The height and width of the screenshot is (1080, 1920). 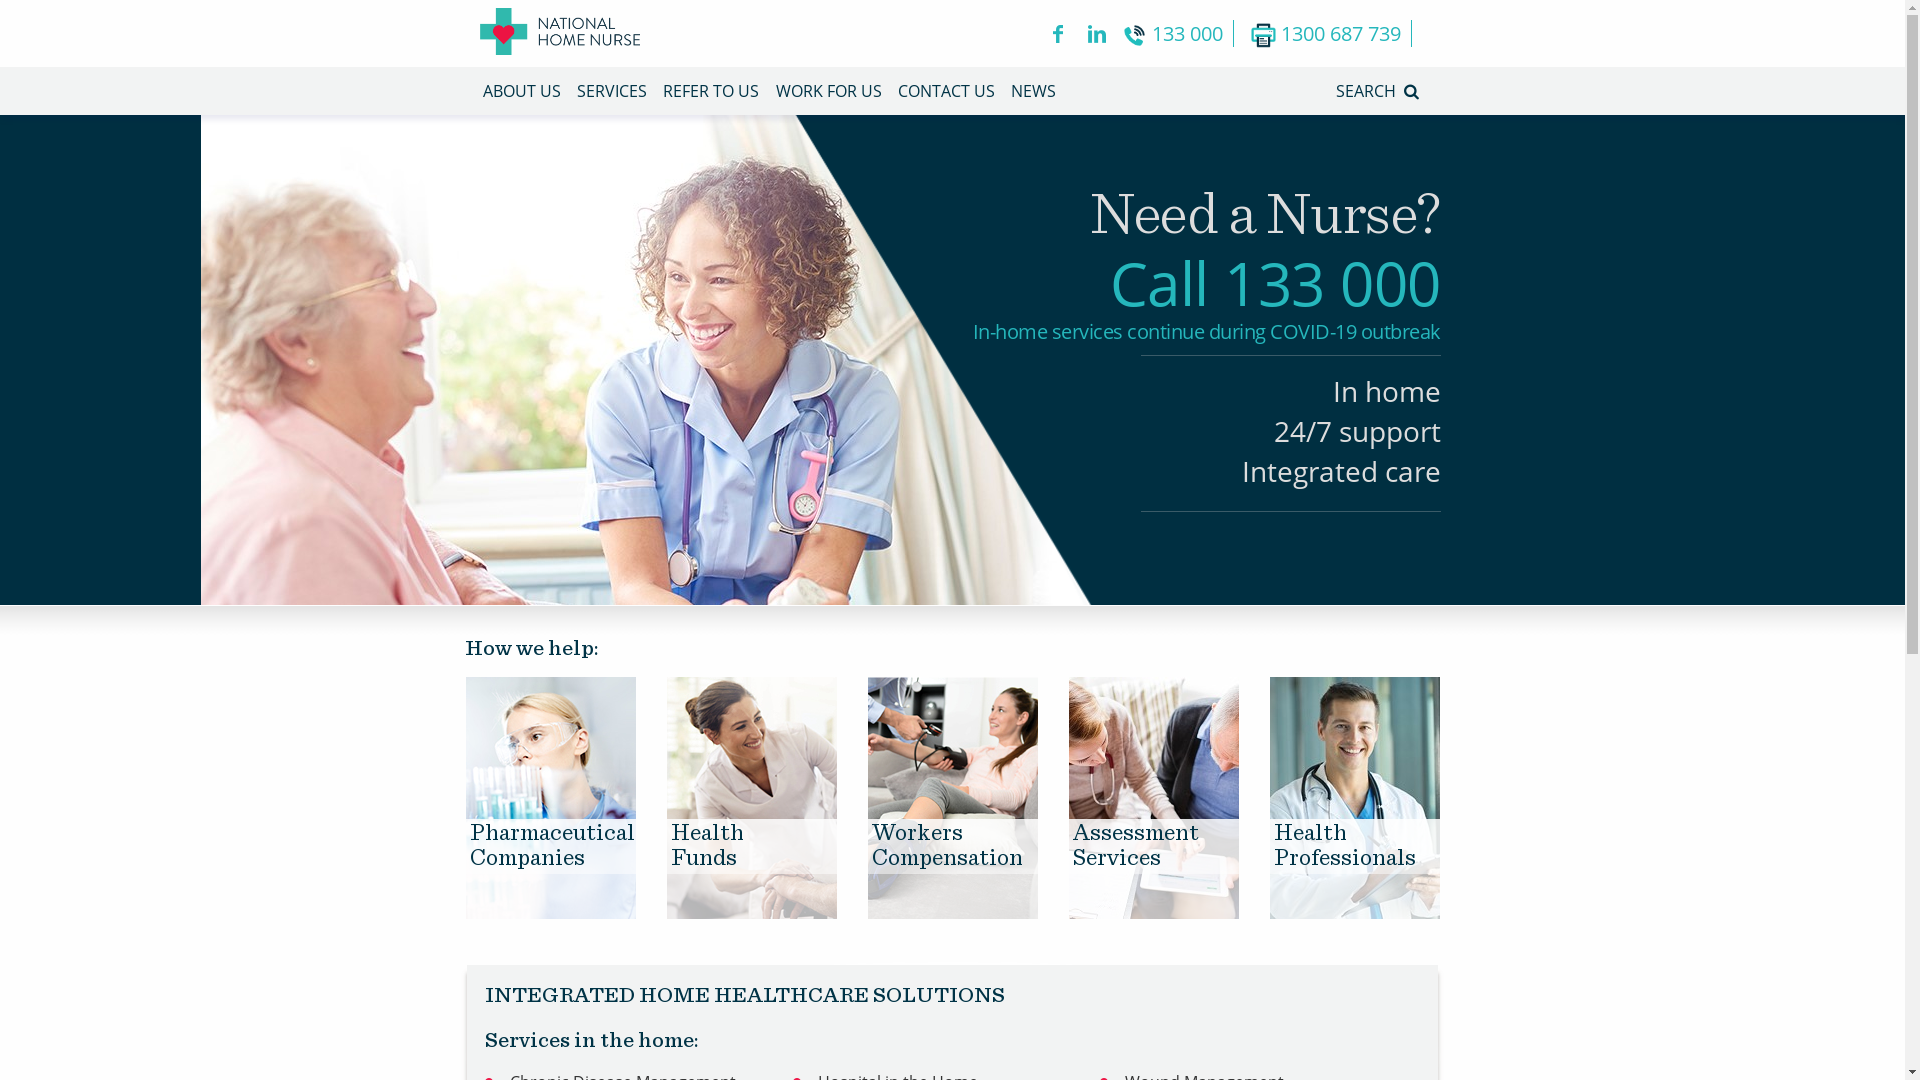 I want to click on '133 000', so click(x=1177, y=33).